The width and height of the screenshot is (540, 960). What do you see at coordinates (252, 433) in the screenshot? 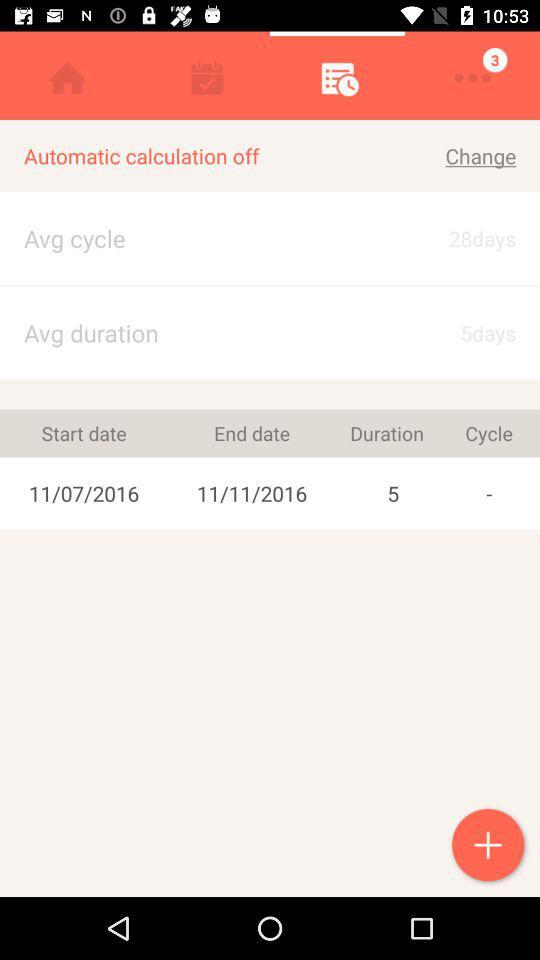
I see `icon to the right of the 11/07/2016` at bounding box center [252, 433].